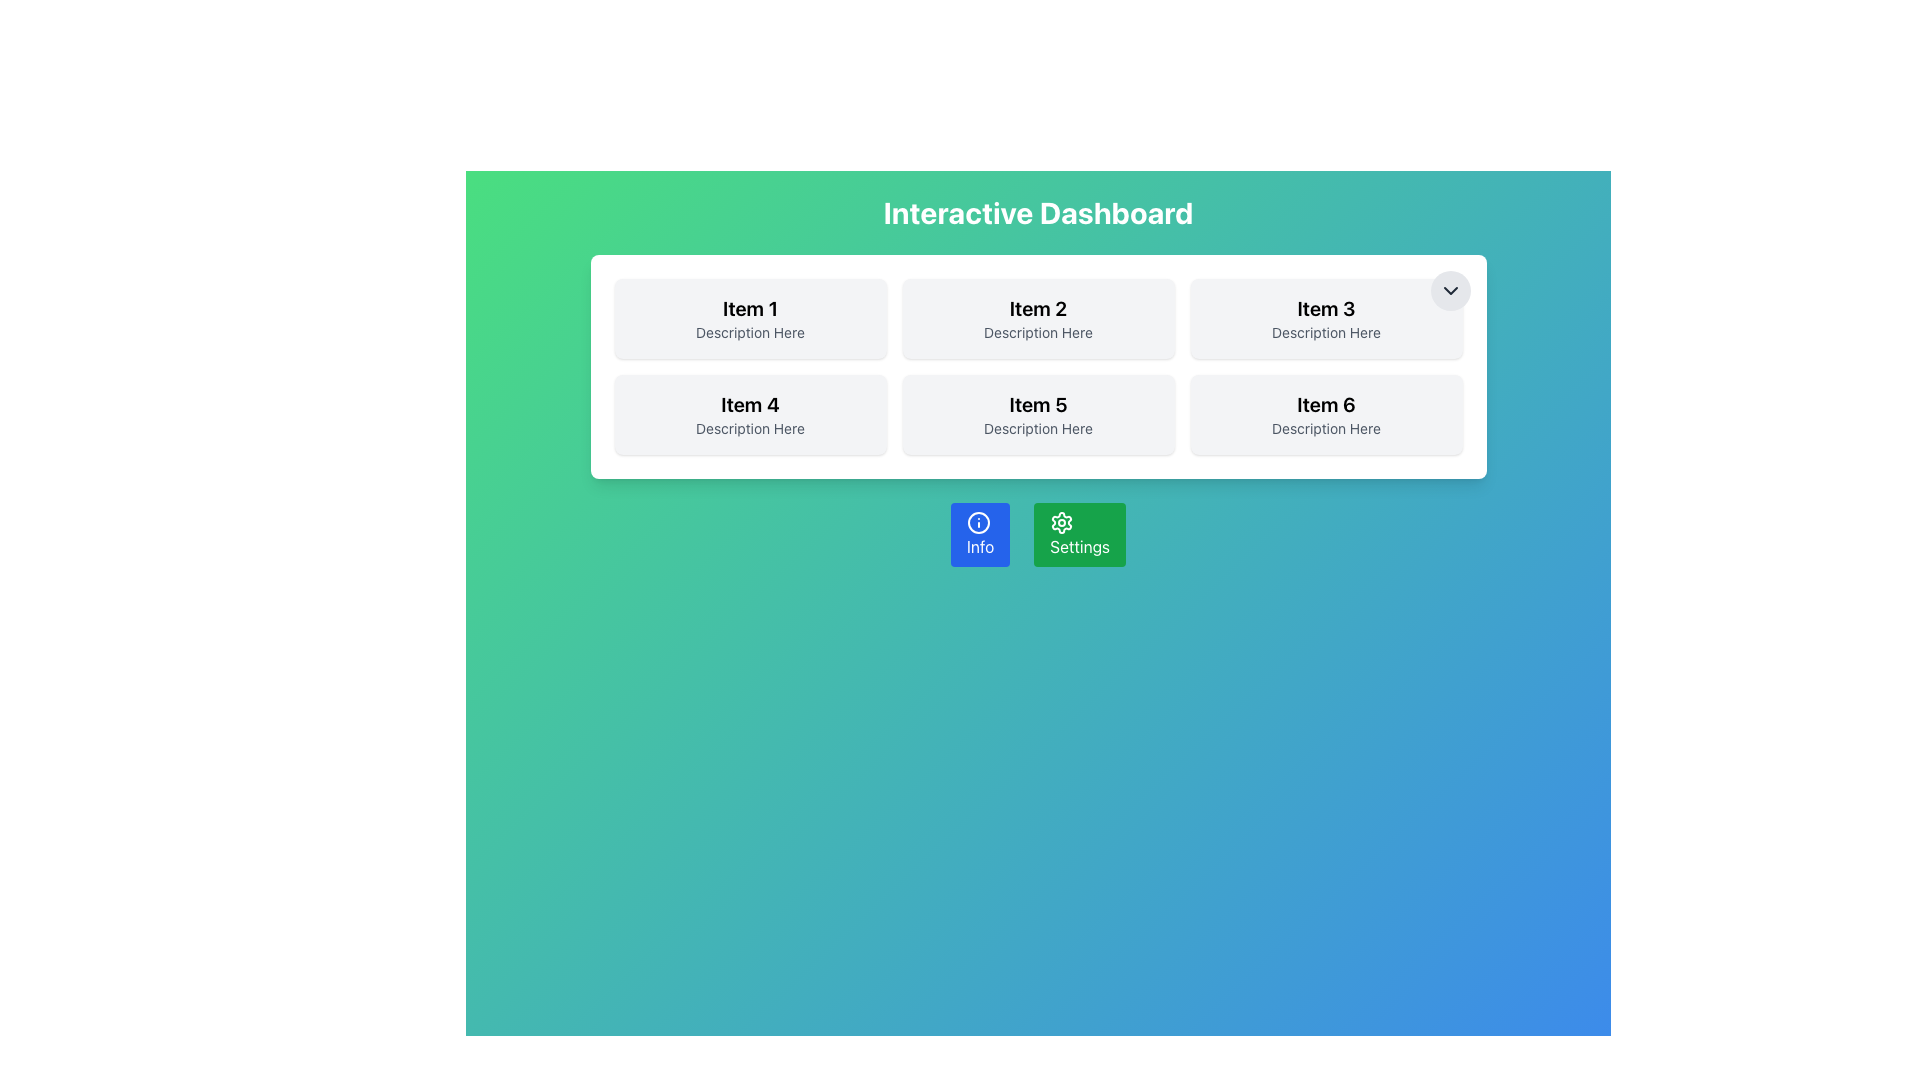  I want to click on the text label displaying 'Description Here', located below the 'Item 4' title in the second row, first column of a 2x3 grid layout, so click(749, 427).